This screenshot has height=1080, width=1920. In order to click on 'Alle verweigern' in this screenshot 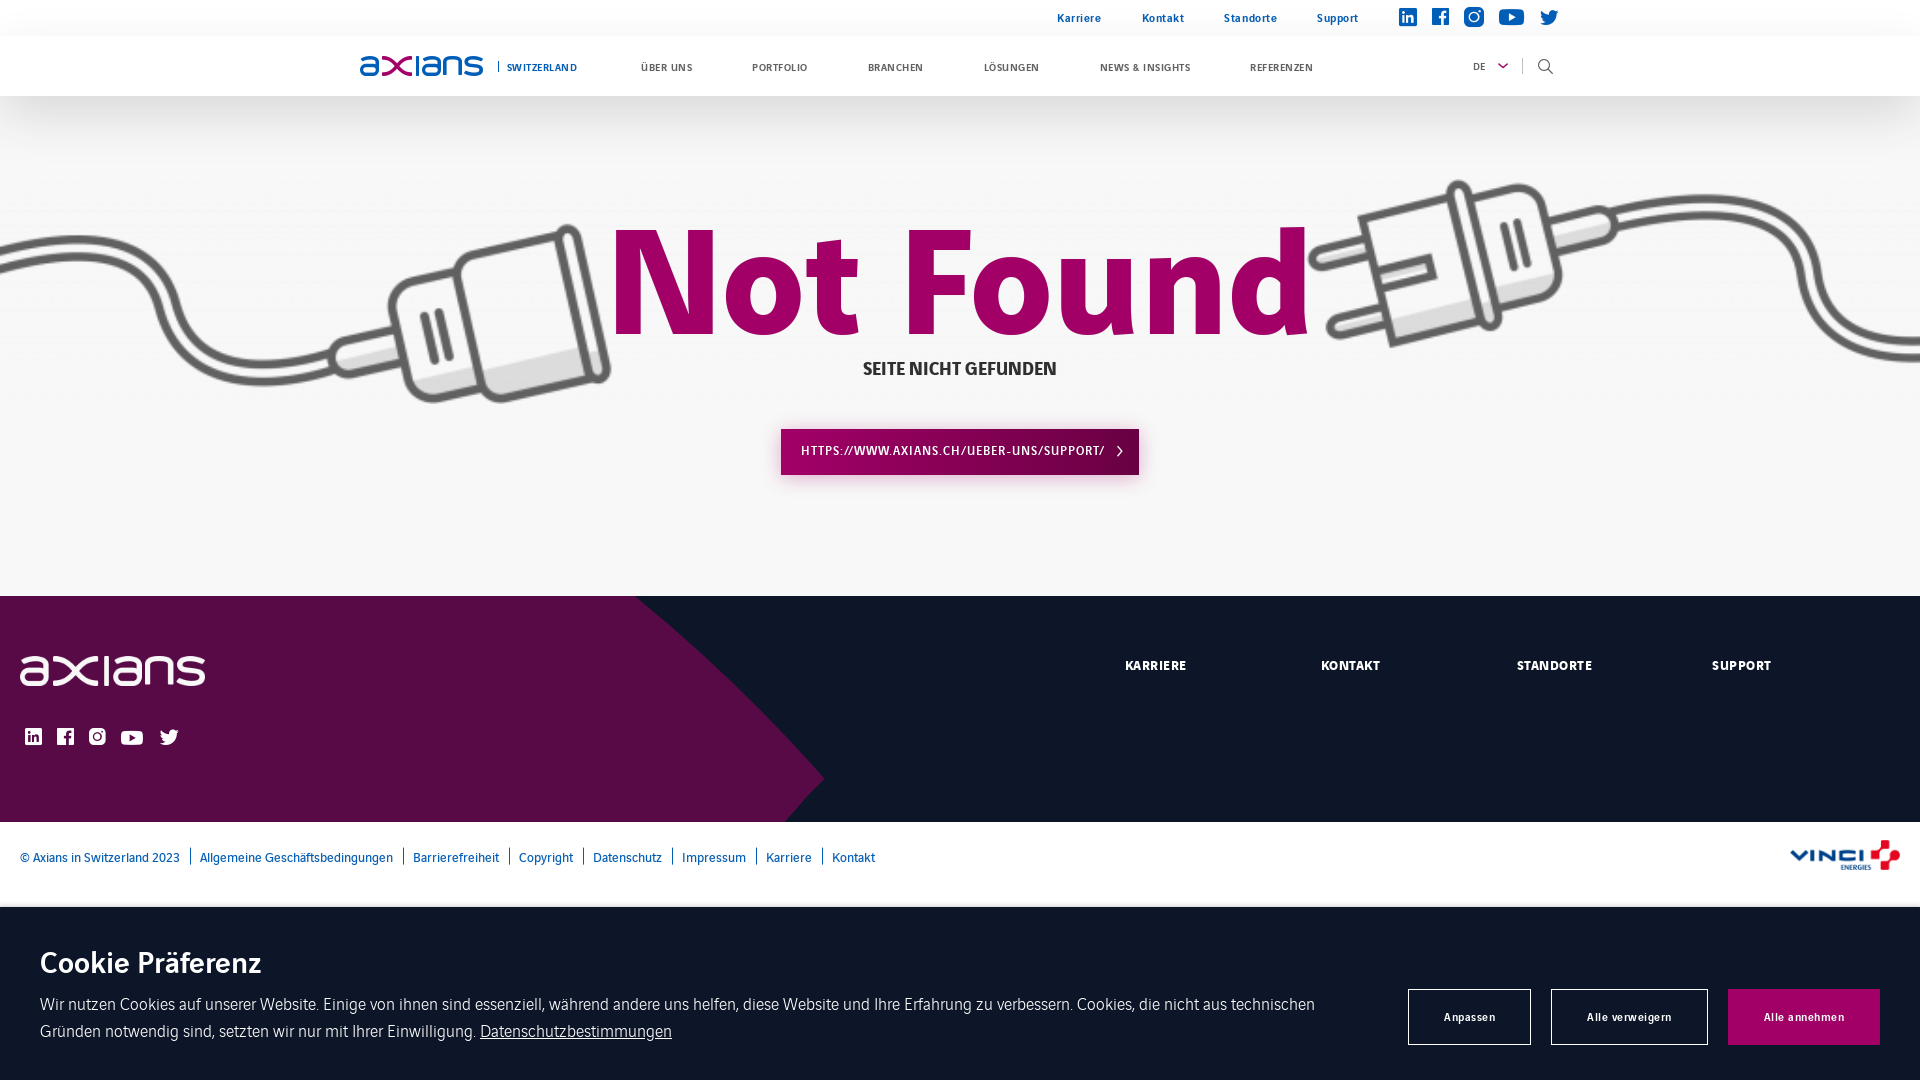, I will do `click(1549, 1017)`.